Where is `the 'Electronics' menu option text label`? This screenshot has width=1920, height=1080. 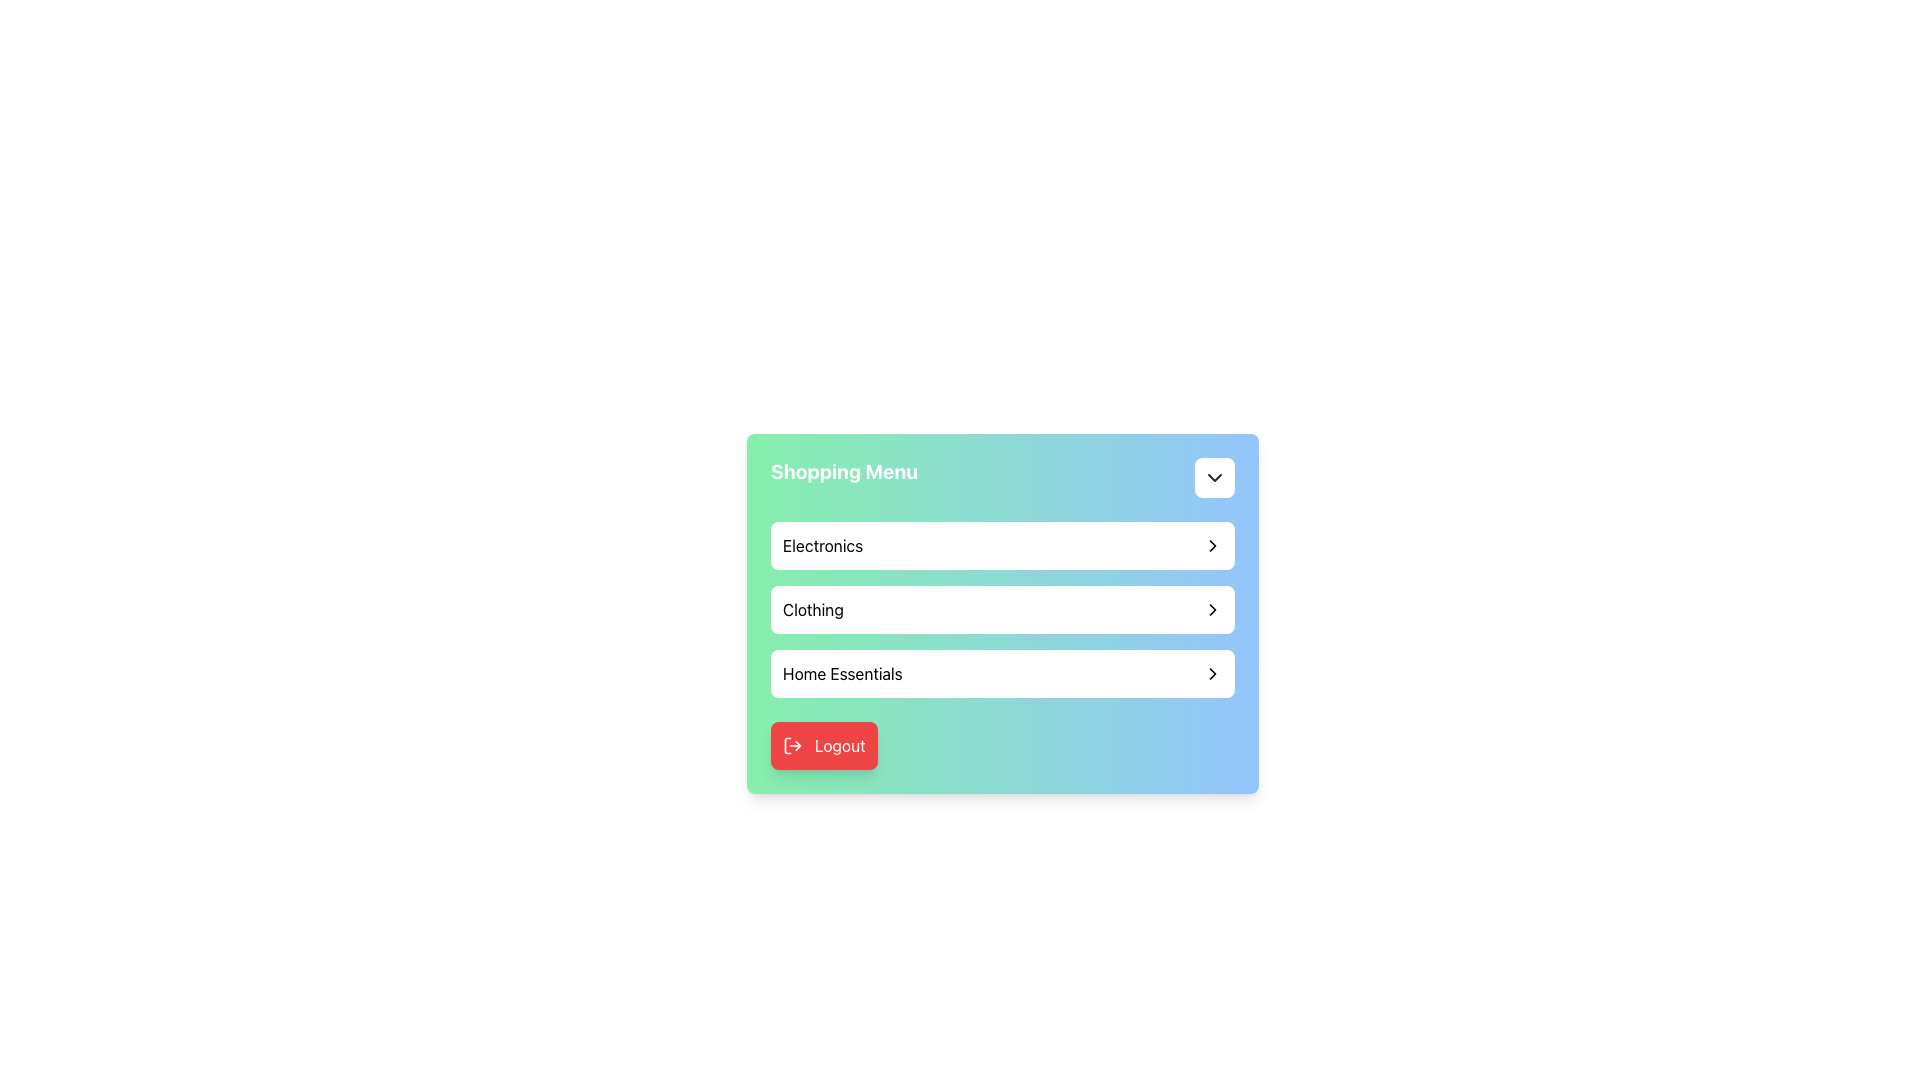
the 'Electronics' menu option text label is located at coordinates (823, 546).